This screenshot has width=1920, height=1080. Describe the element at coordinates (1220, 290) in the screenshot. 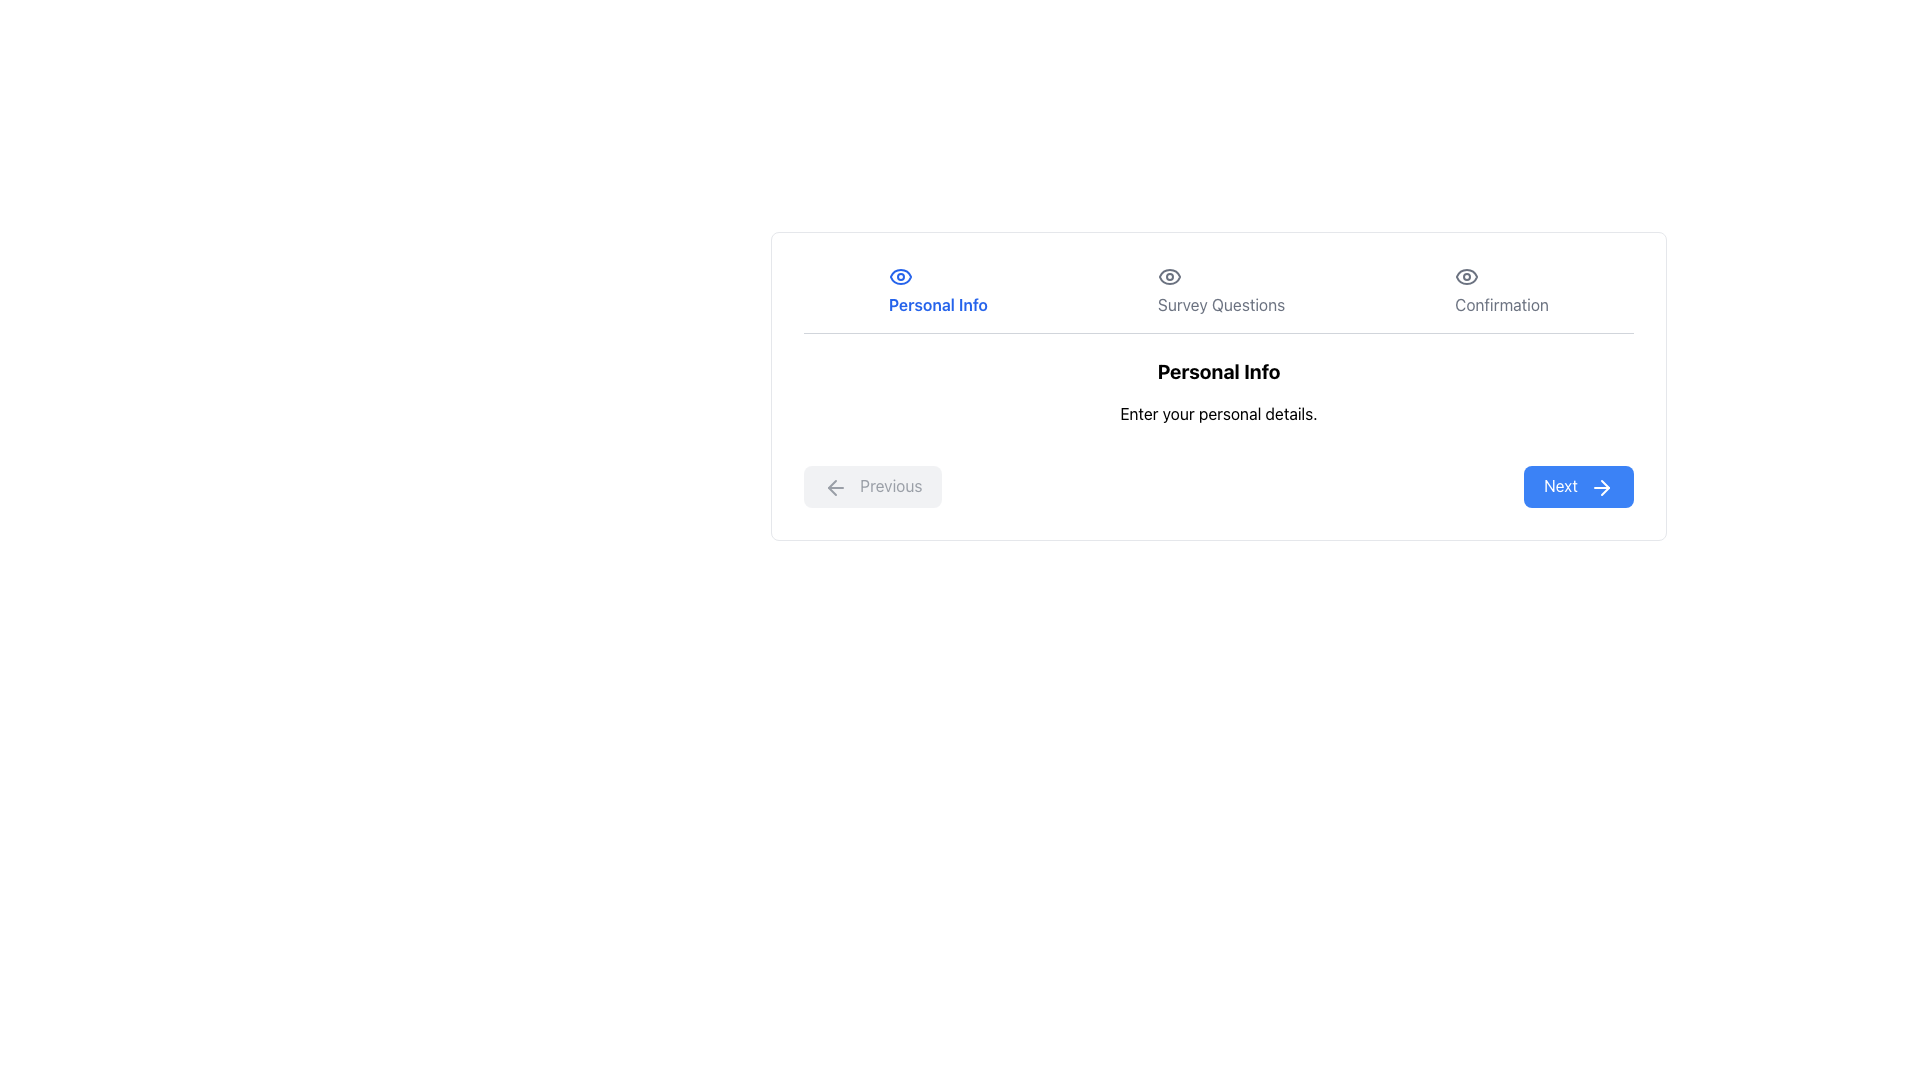

I see `the content of the text label 'Survey Questions' located in the center of the navigation bar, positioned between 'Personal Info' and 'Confirmation'` at that location.